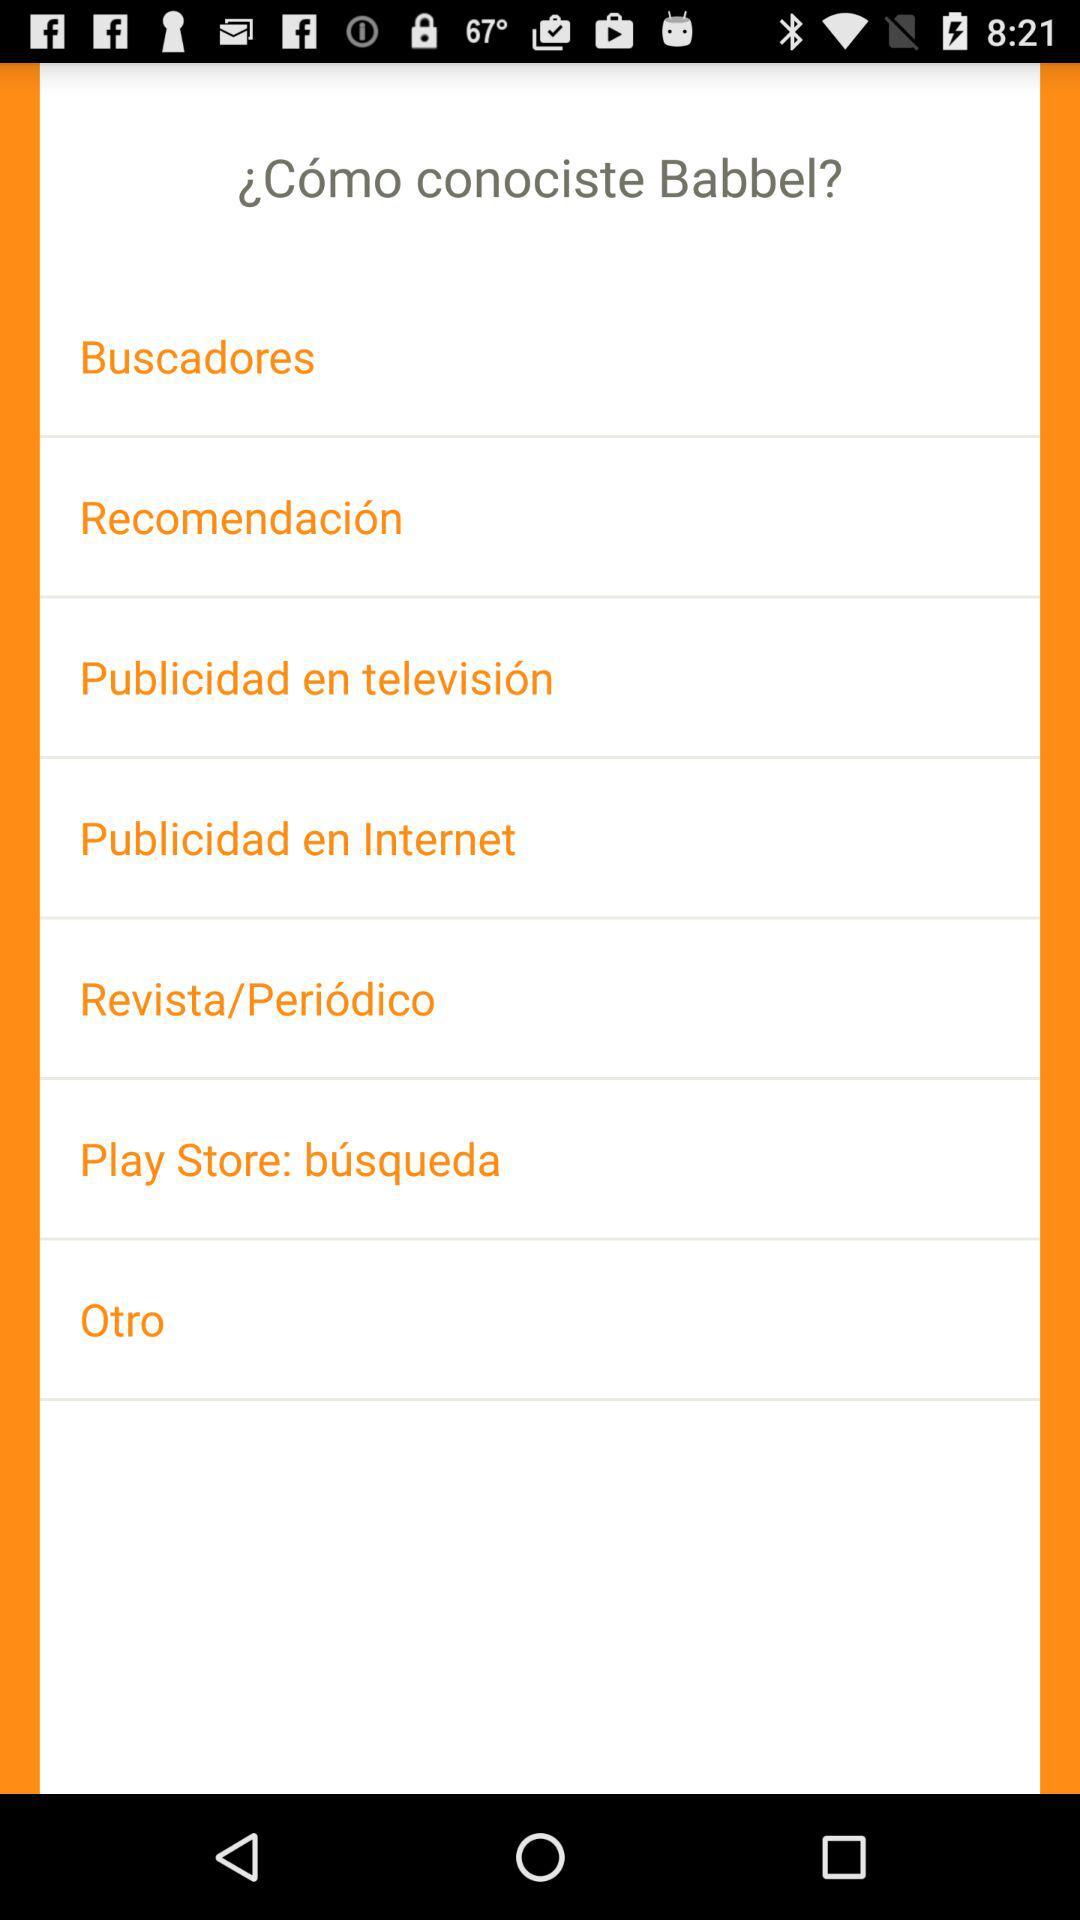 The width and height of the screenshot is (1080, 1920). What do you see at coordinates (540, 1158) in the screenshot?
I see `the app above the otro icon` at bounding box center [540, 1158].